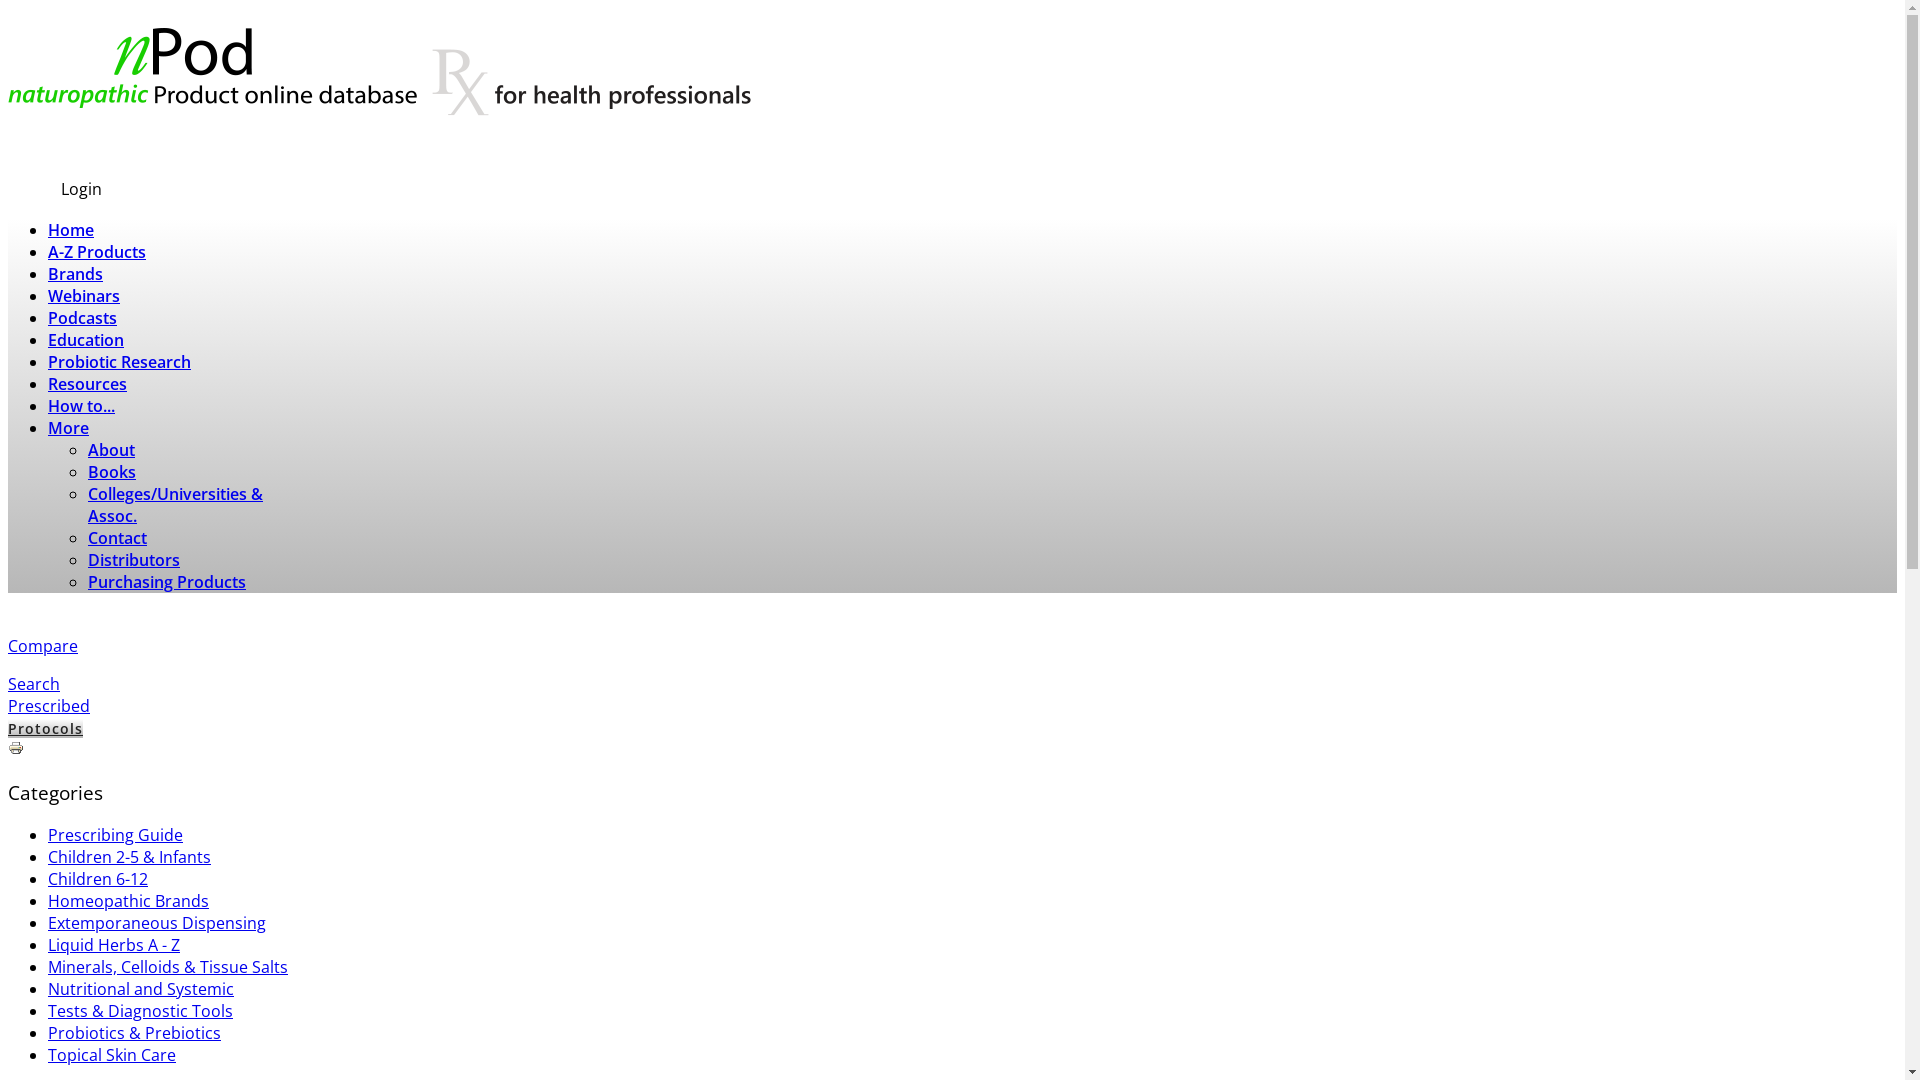 This screenshot has width=1920, height=1080. Describe the element at coordinates (48, 966) in the screenshot. I see `'Minerals, Celloids & Tissue Salts'` at that location.